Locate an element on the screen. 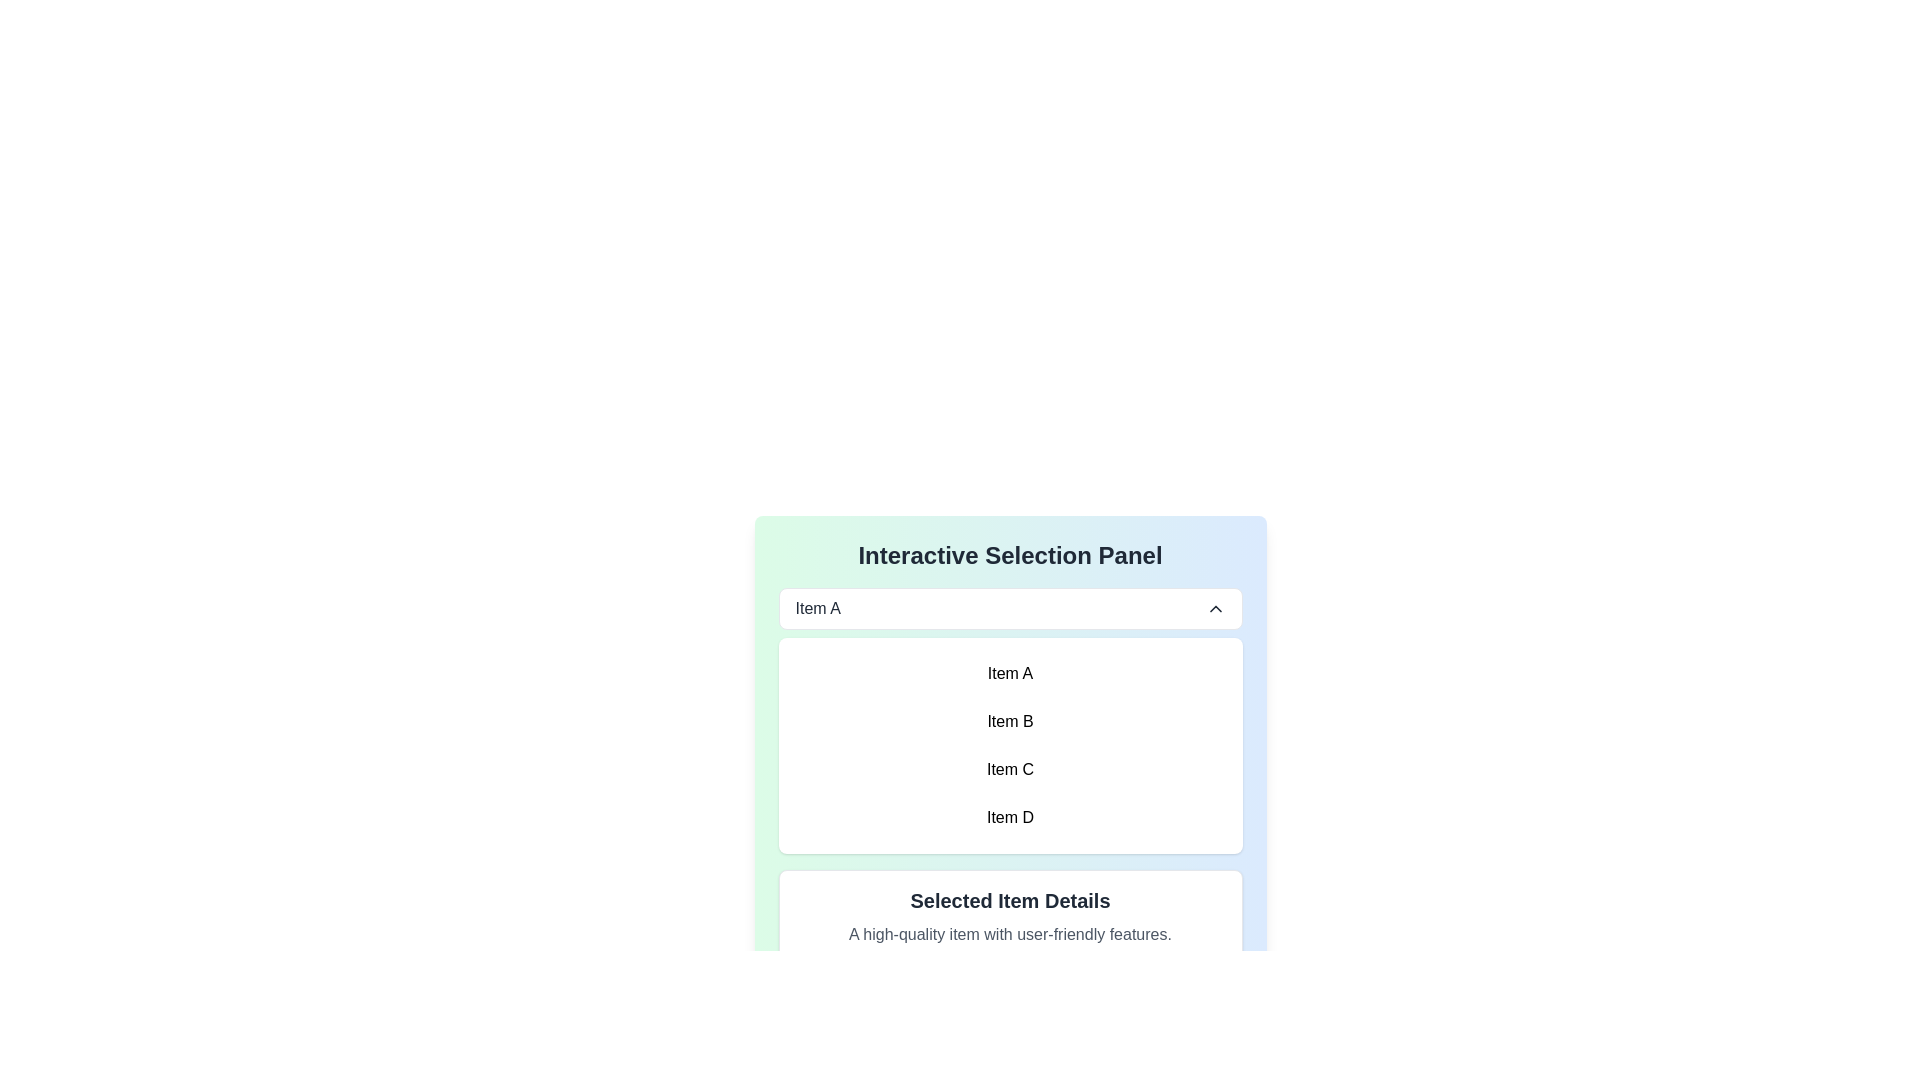 The width and height of the screenshot is (1920, 1080). the title text label of the selection panel located above the dropdown field labeled 'Item A.' is located at coordinates (1010, 555).